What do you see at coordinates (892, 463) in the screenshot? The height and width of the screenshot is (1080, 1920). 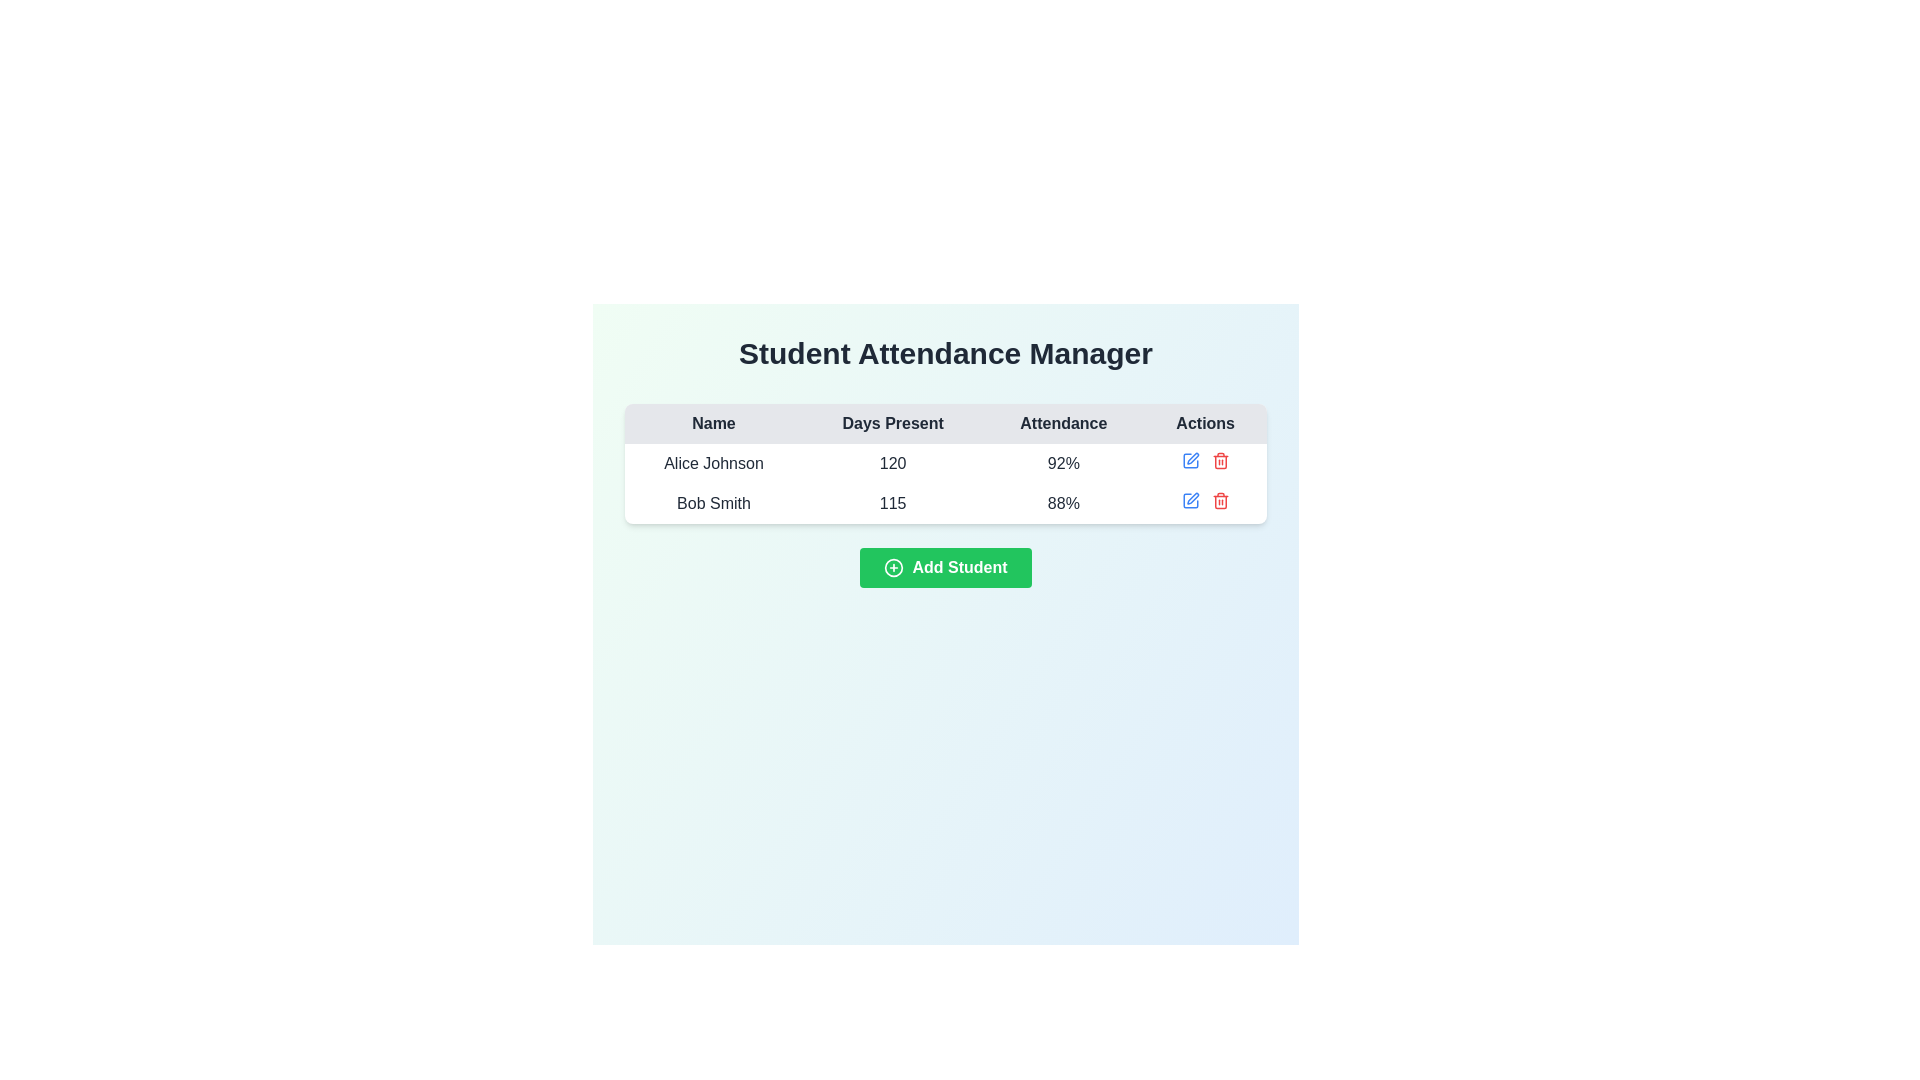 I see `the text display element showing the number '120' under the 'Days Present' column for 'Alice Johnson'` at bounding box center [892, 463].